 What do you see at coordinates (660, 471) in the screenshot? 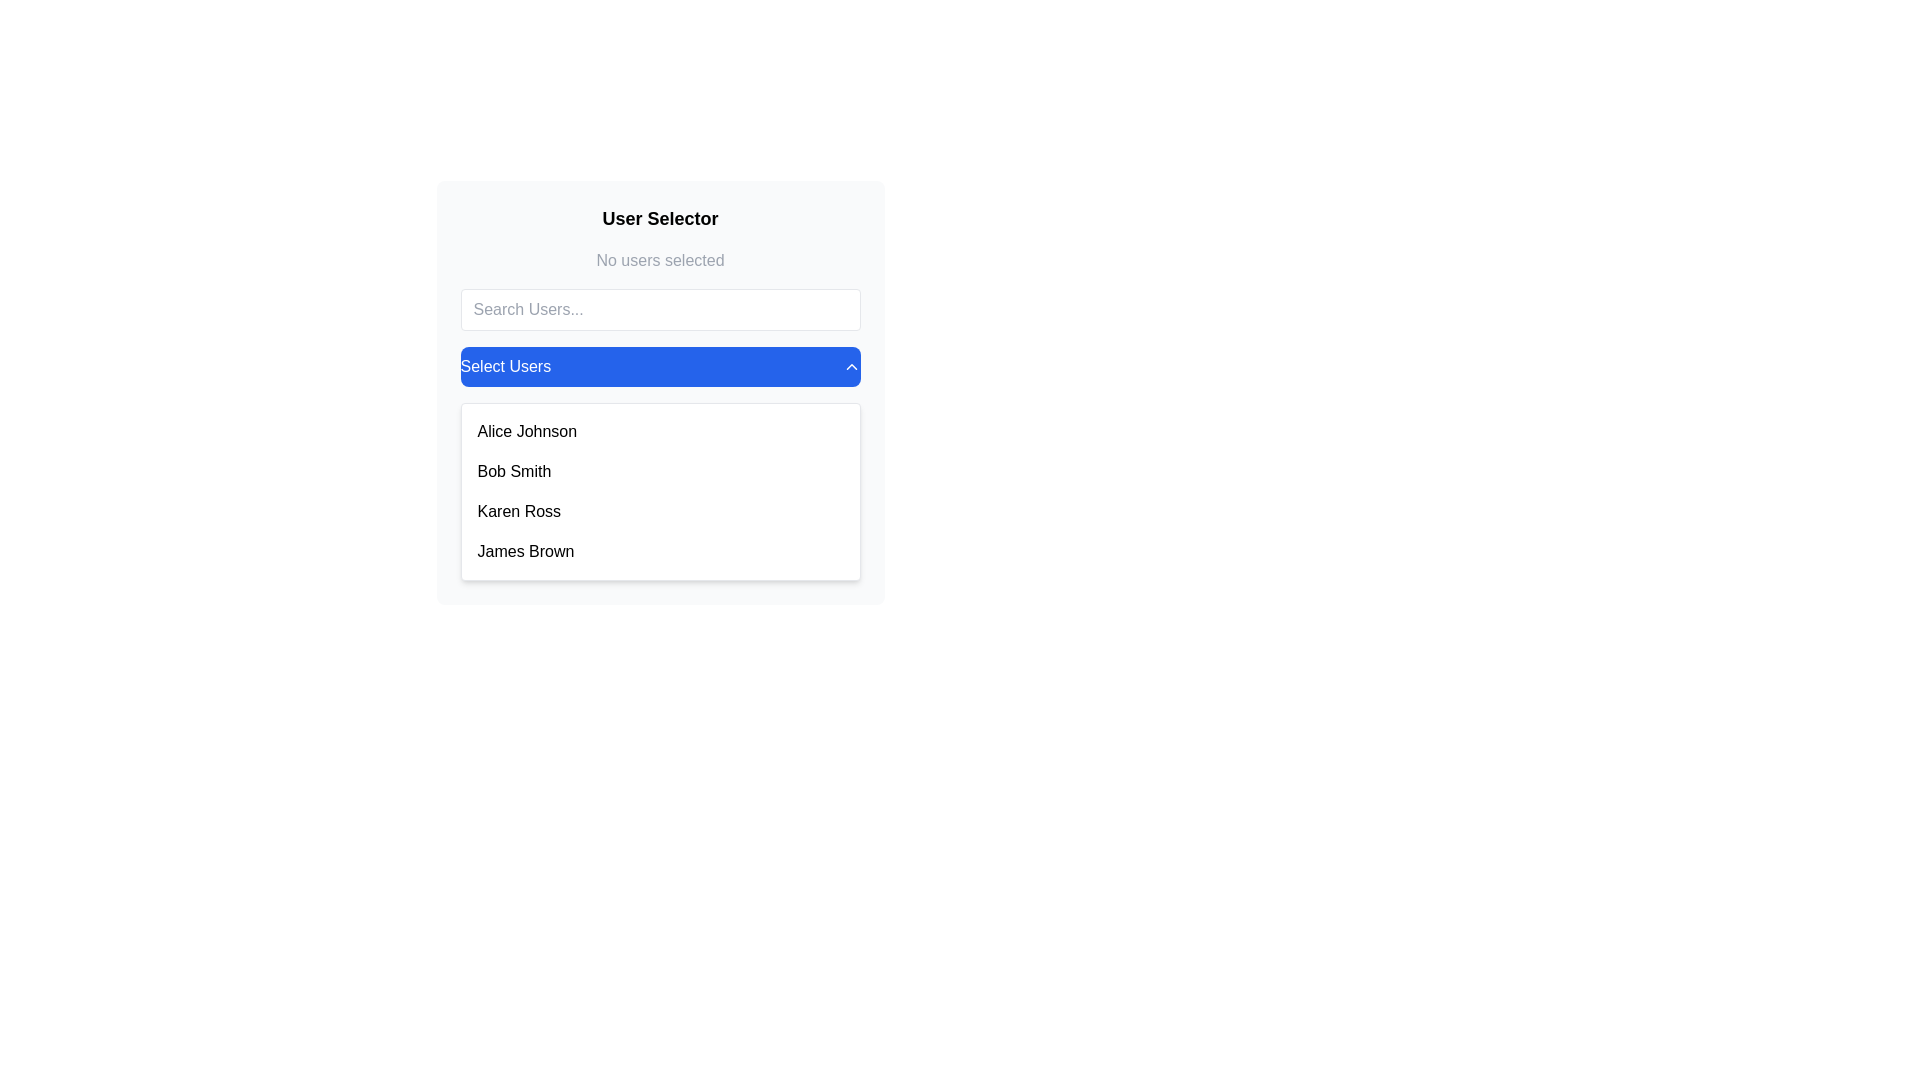
I see `the second list item labeled 'Bob Smith' within the 'Select Users' section` at bounding box center [660, 471].